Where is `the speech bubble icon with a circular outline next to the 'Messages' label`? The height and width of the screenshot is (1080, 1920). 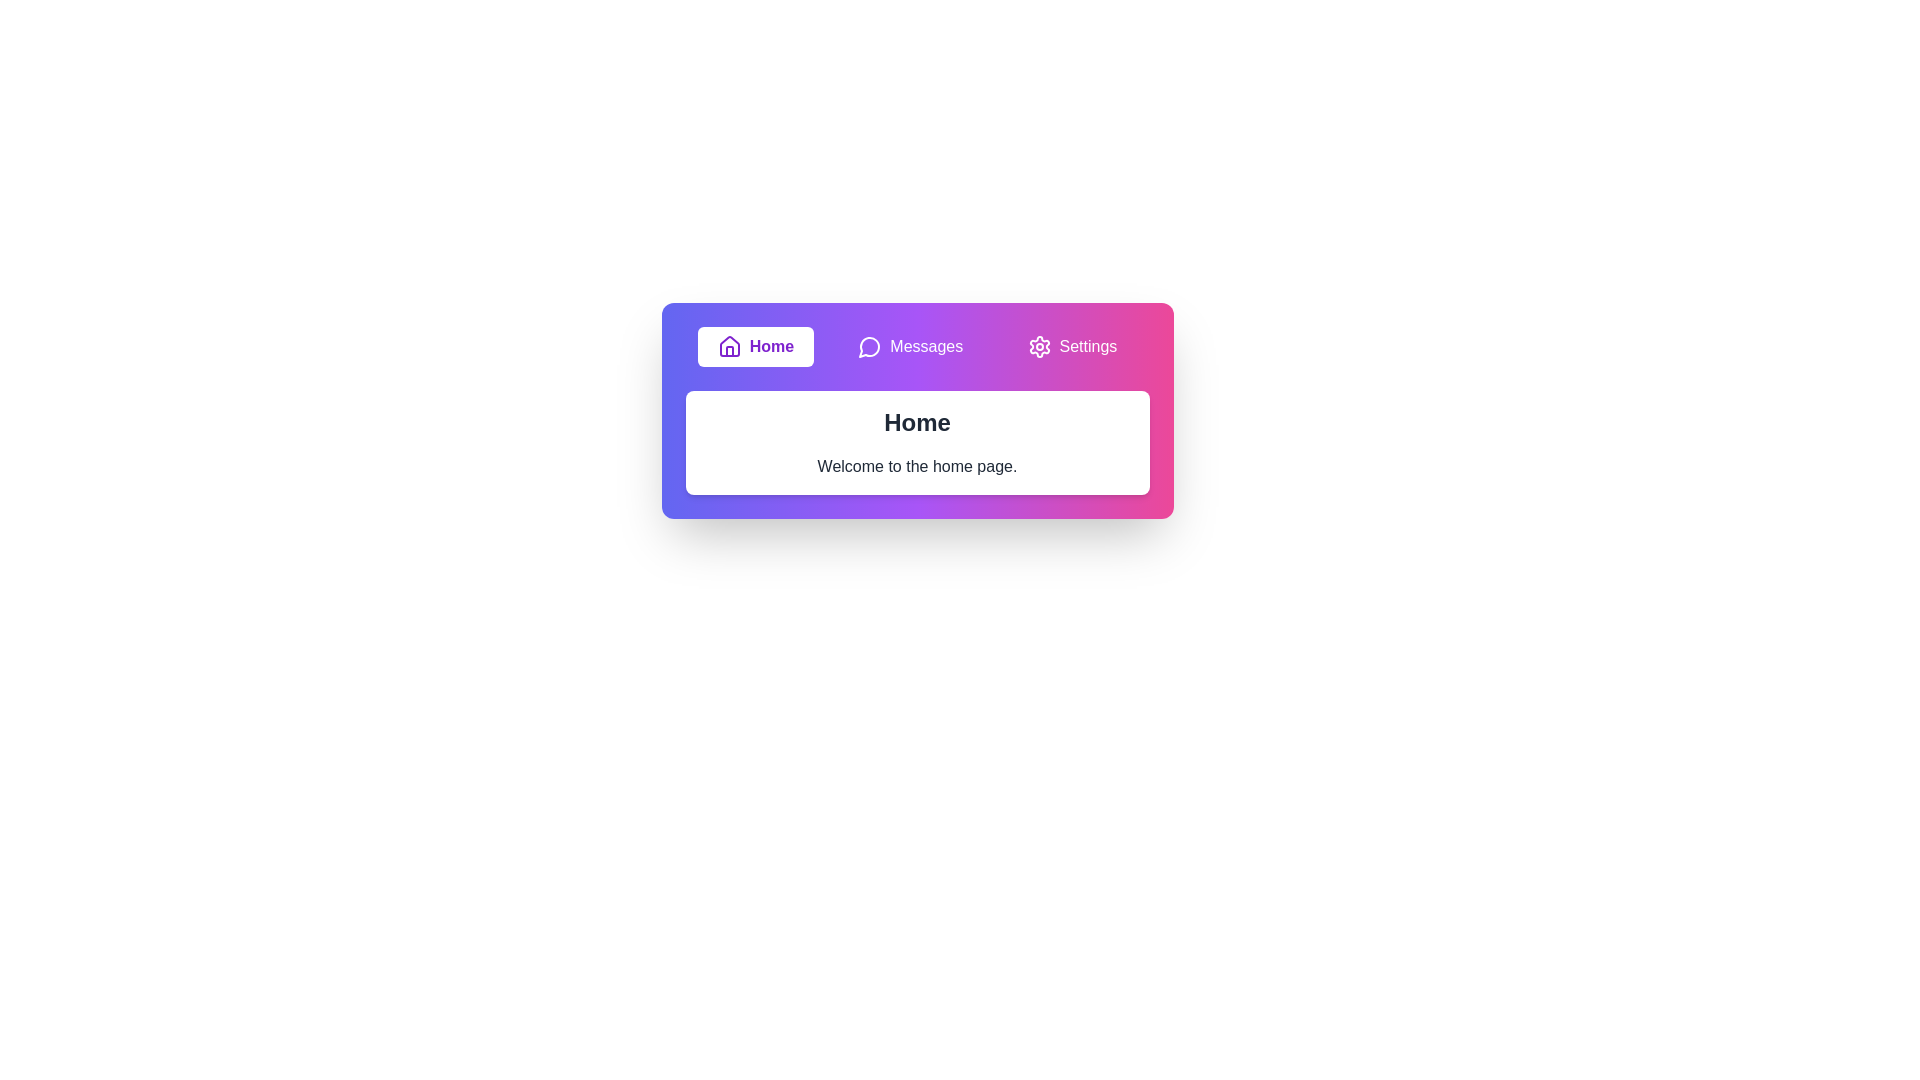
the speech bubble icon with a circular outline next to the 'Messages' label is located at coordinates (870, 346).